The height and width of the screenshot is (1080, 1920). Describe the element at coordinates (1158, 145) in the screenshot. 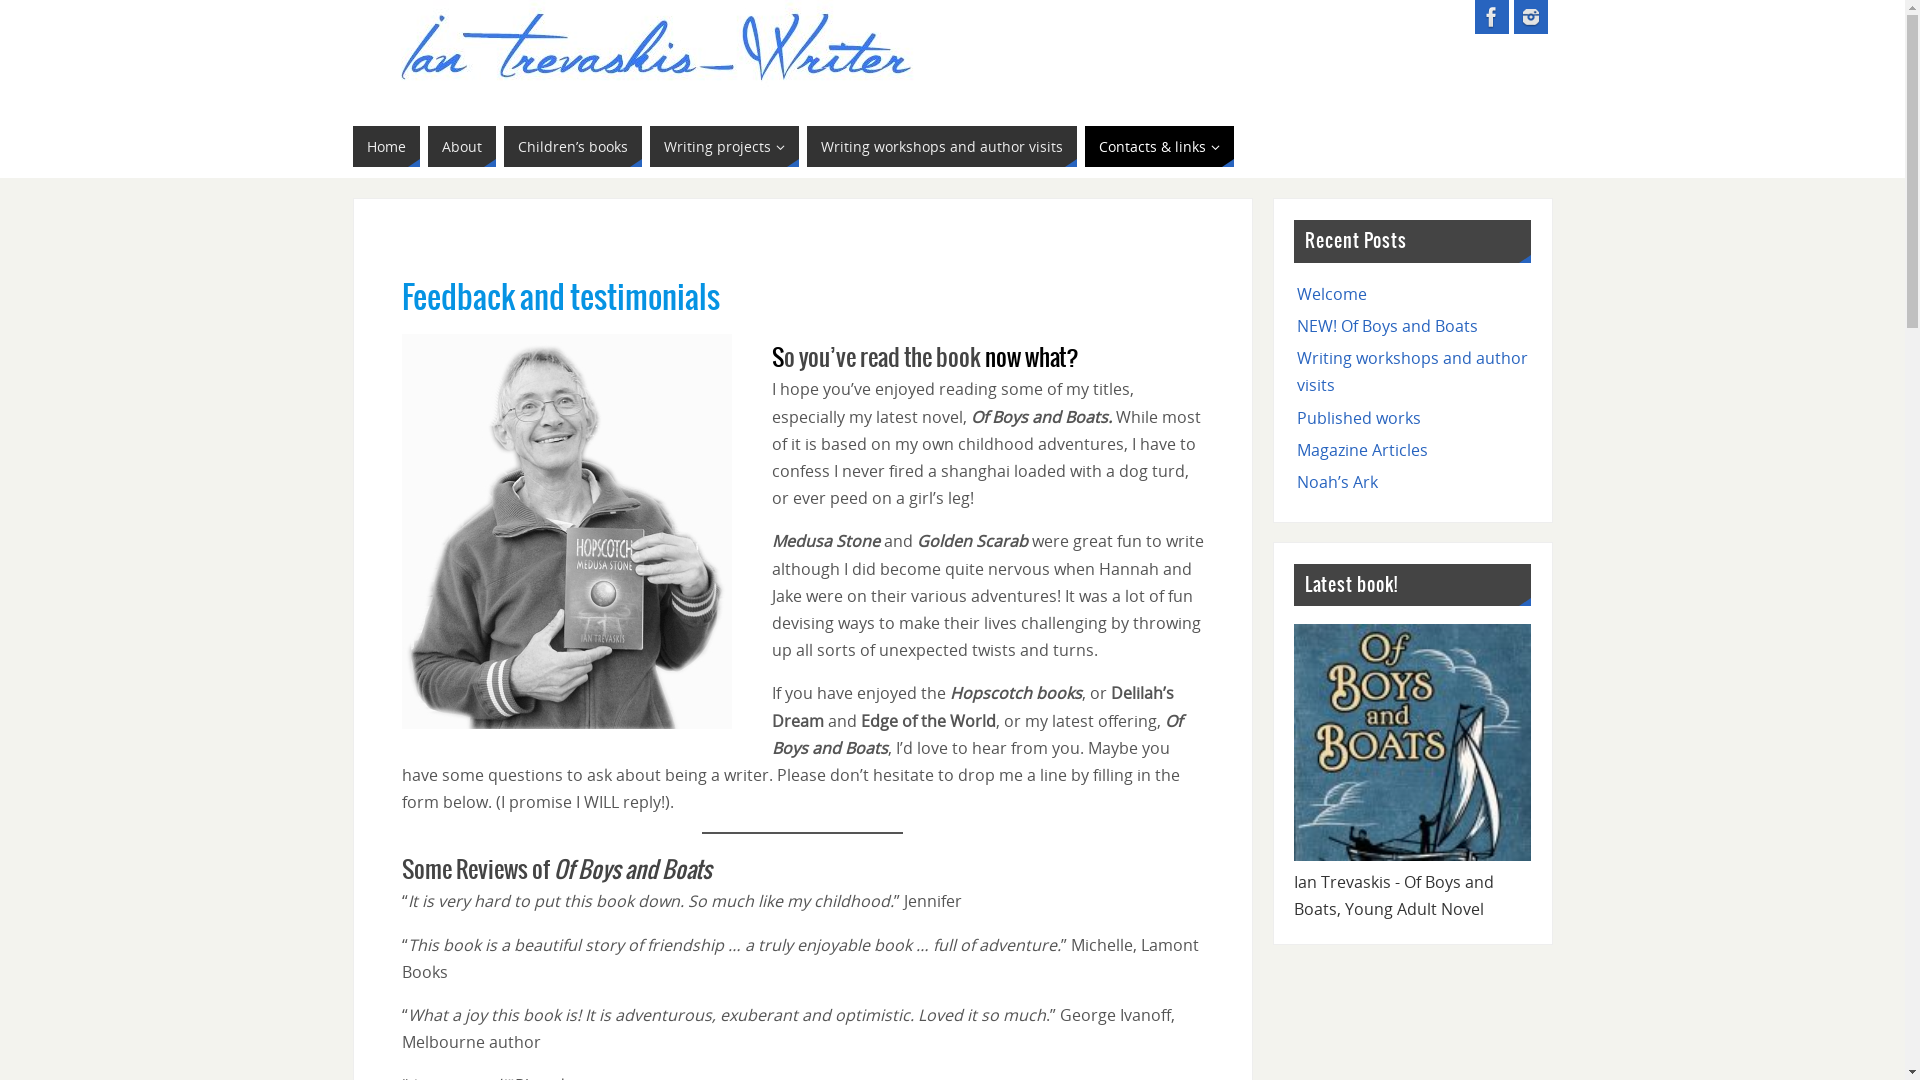

I see `'Contacts & links'` at that location.